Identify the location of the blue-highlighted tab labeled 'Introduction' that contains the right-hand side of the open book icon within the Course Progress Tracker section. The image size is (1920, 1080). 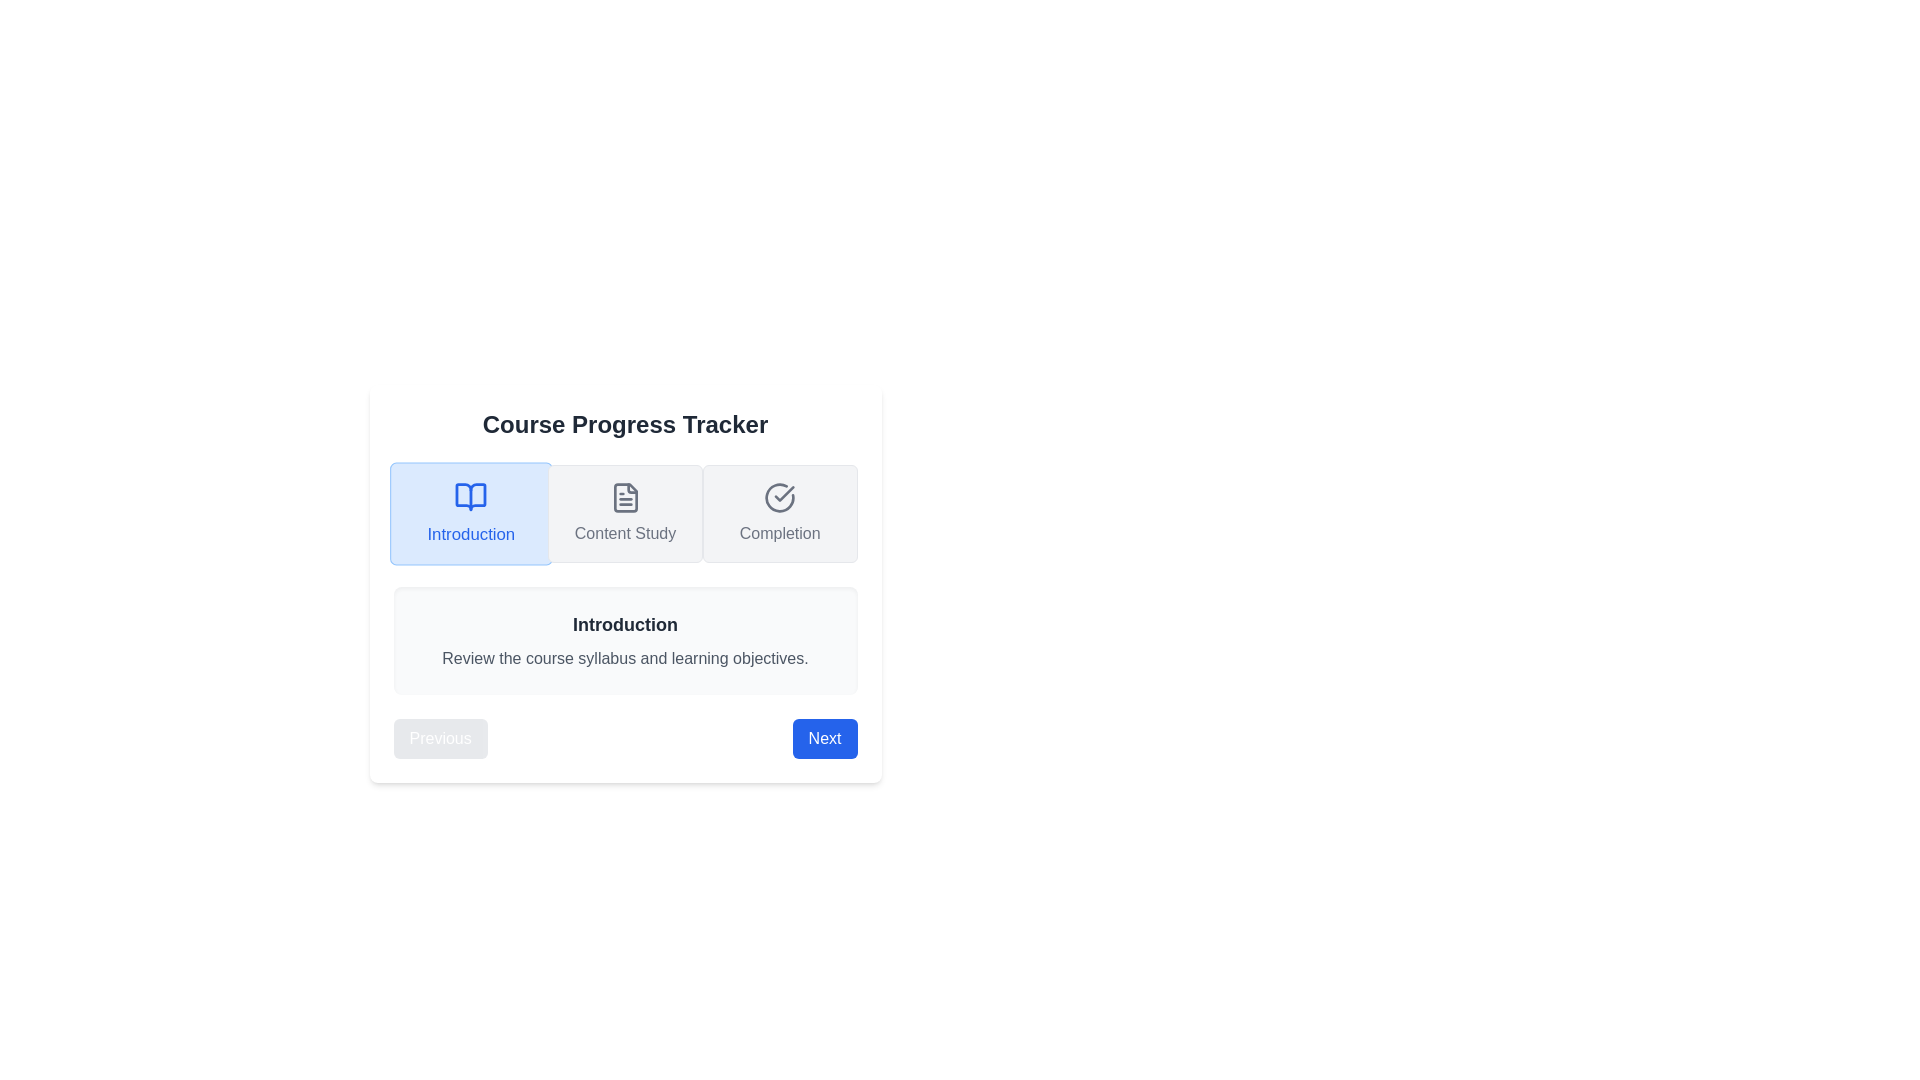
(469, 496).